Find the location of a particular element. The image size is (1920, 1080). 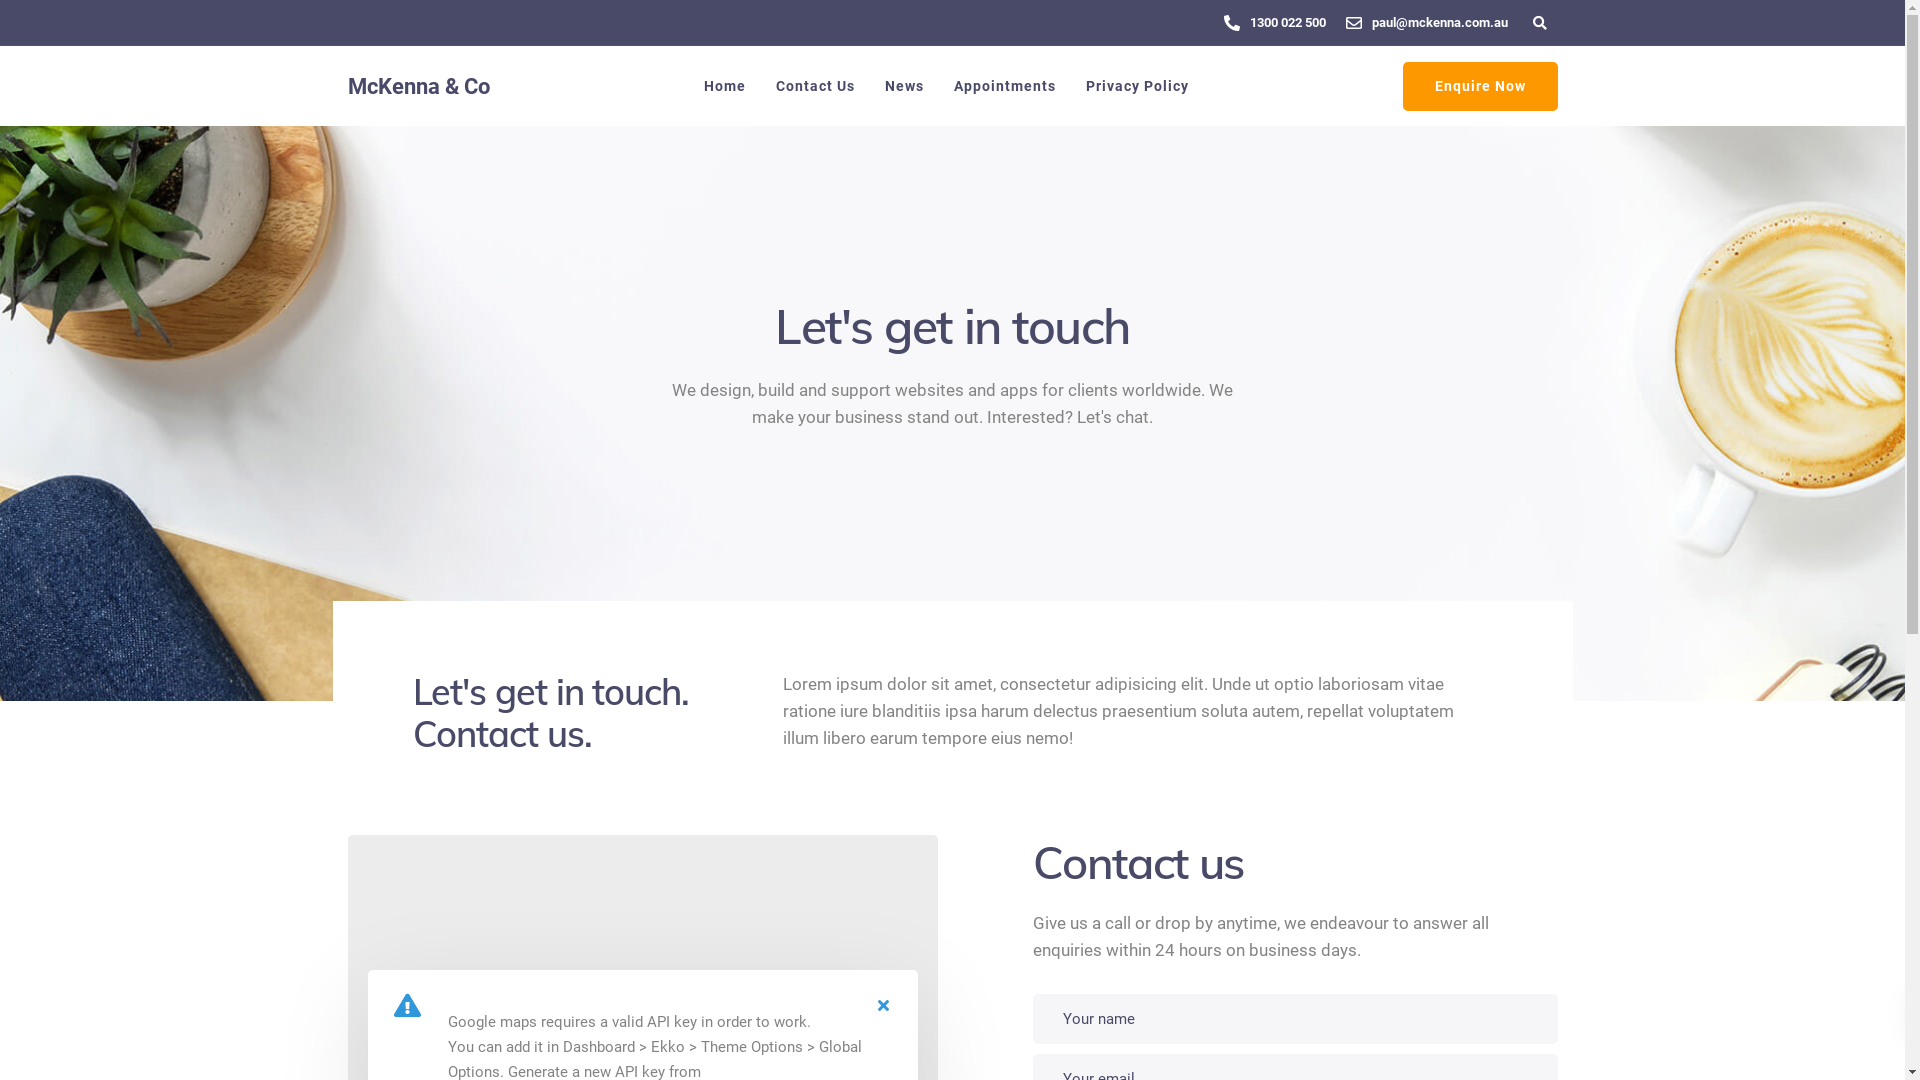

'Home' is located at coordinates (723, 84).